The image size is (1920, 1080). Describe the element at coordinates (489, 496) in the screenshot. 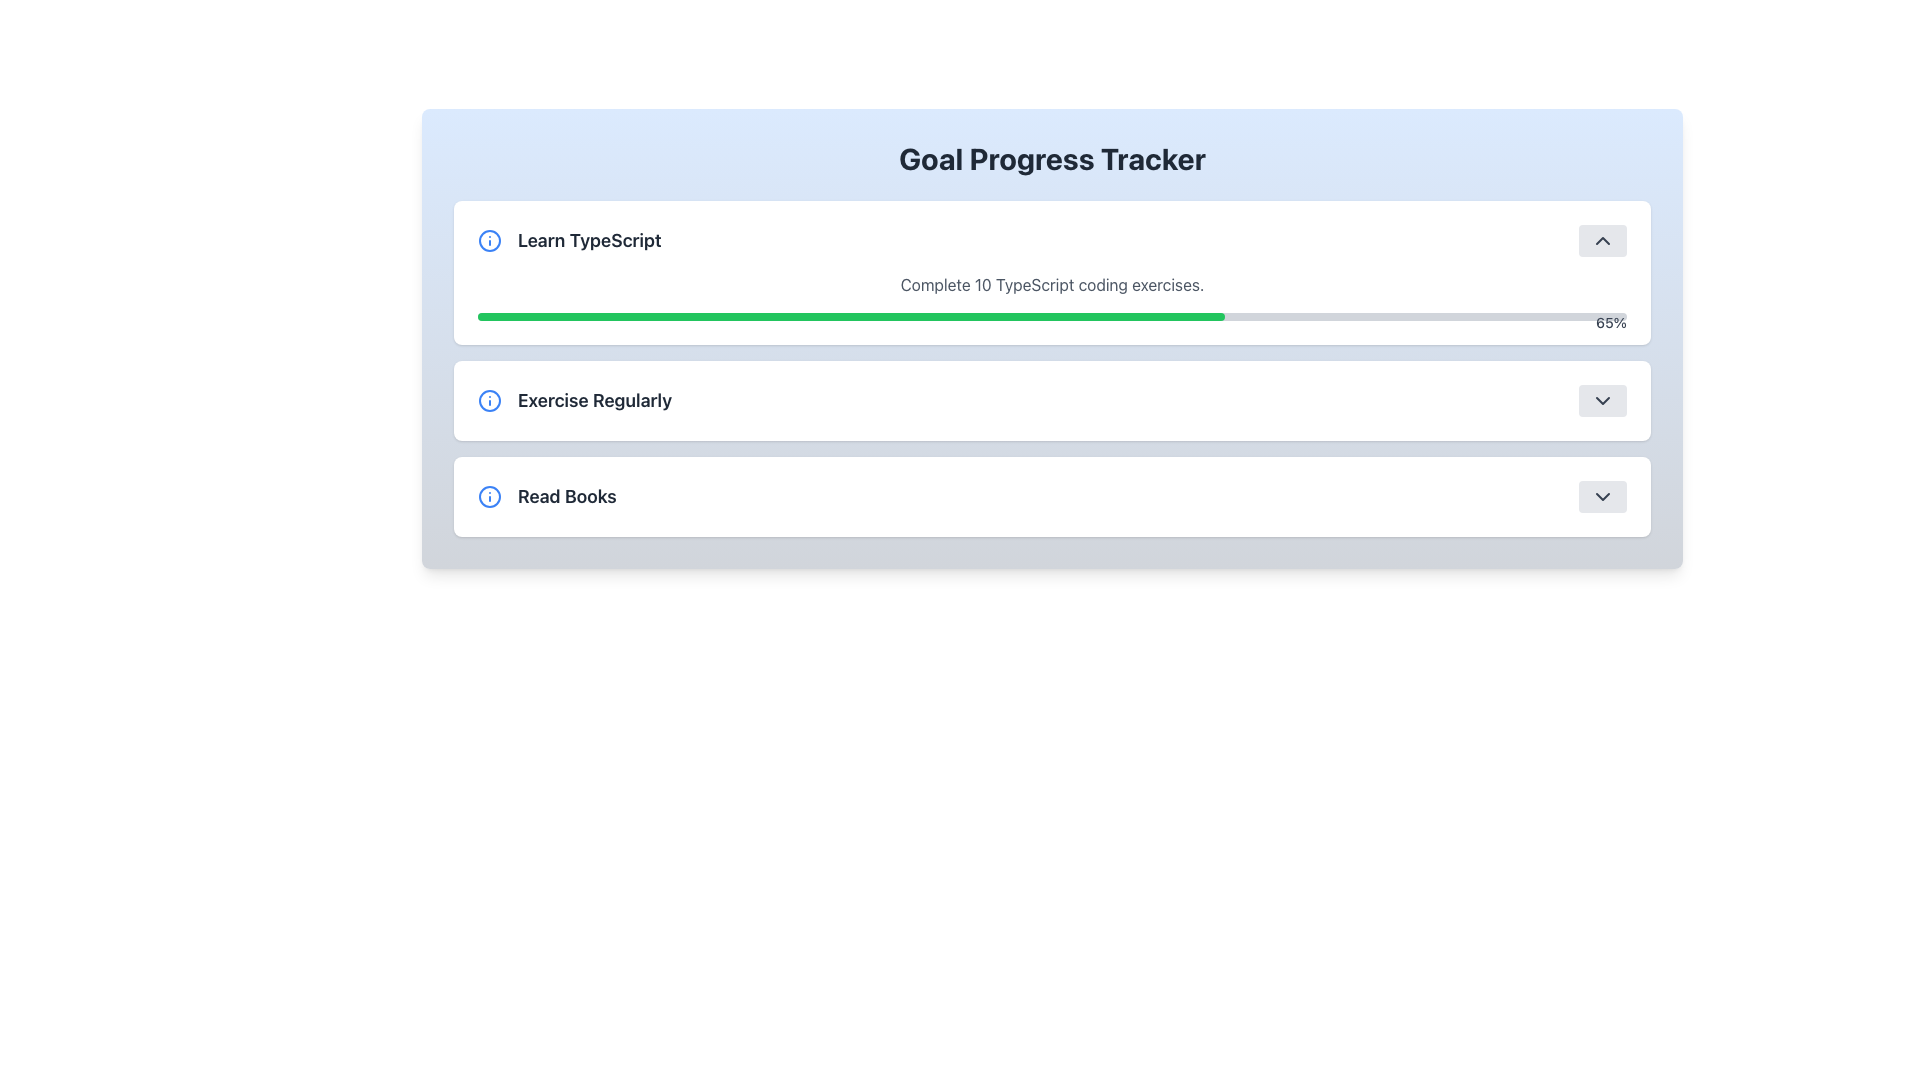

I see `the information icon located to the left of the 'Read Books' text in the 'Read Books' section to provide additional context` at that location.